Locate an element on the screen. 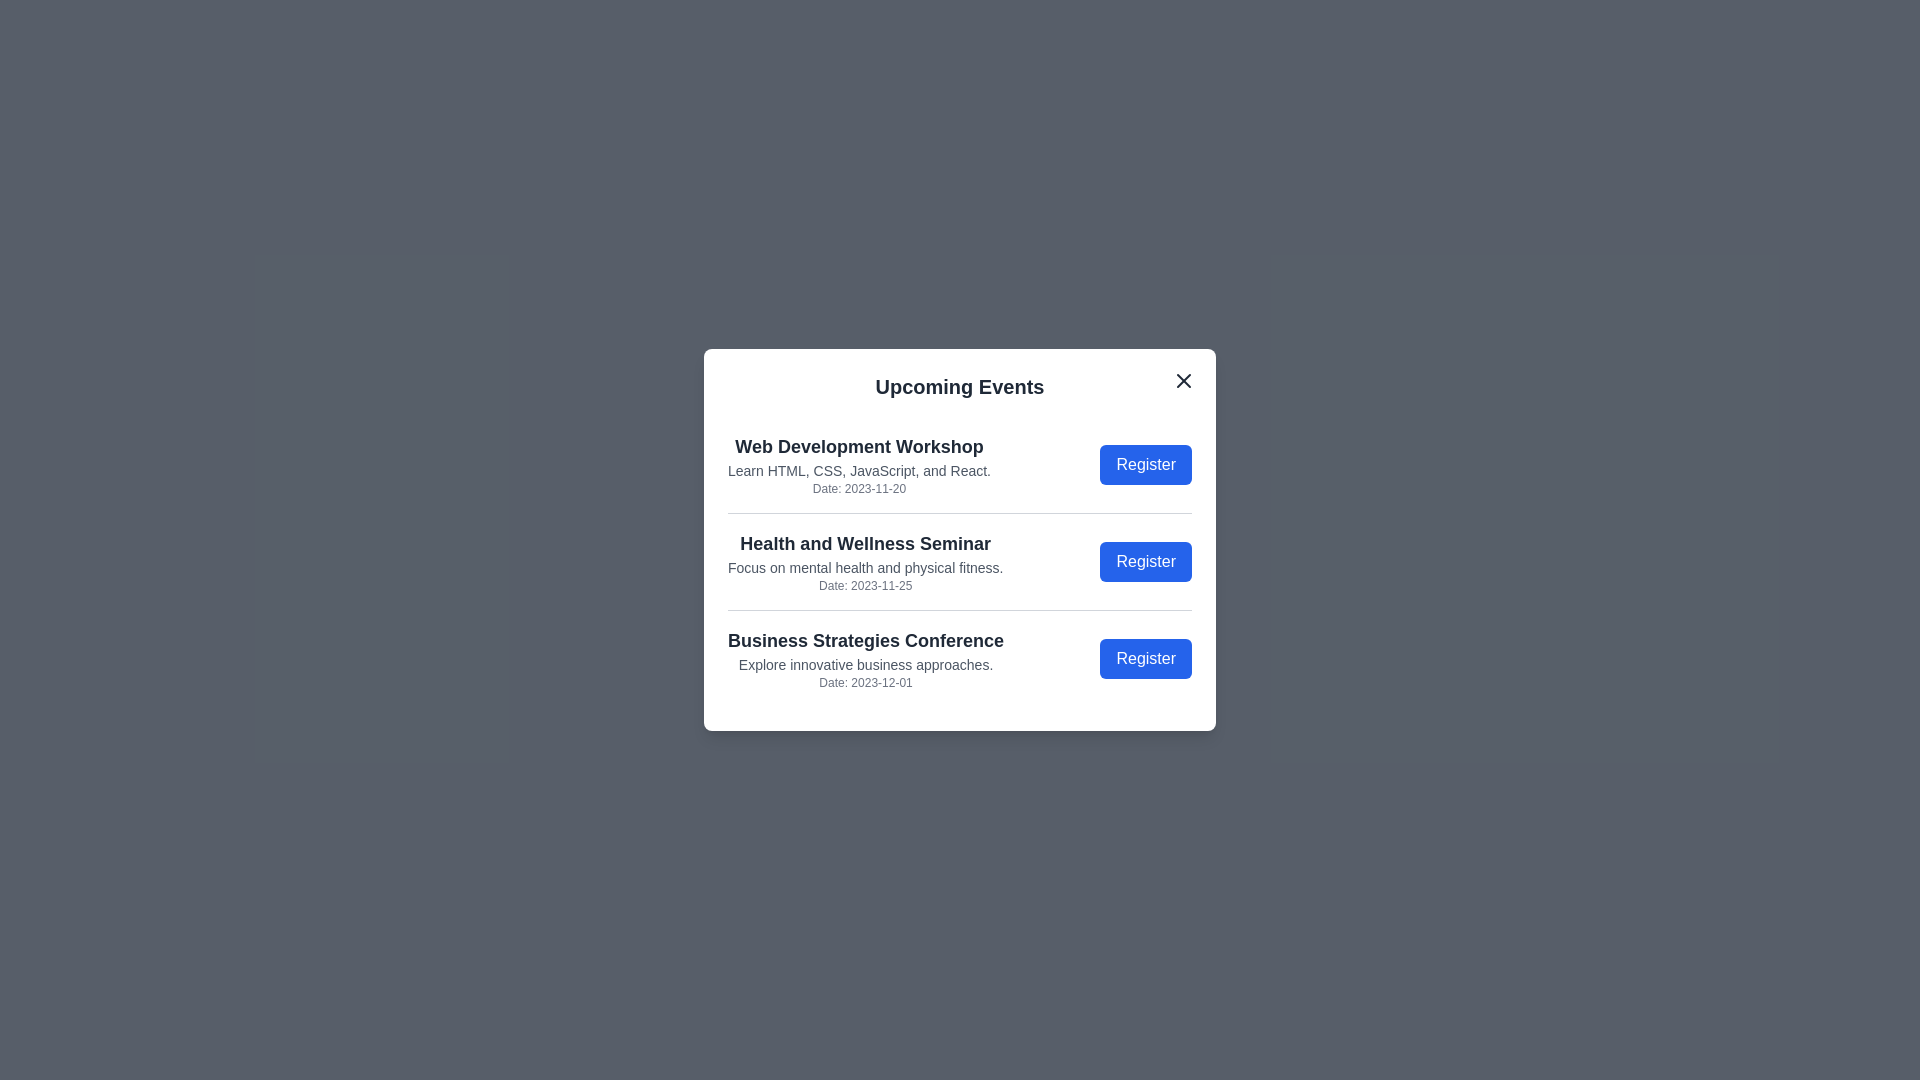 Image resolution: width=1920 pixels, height=1080 pixels. 'Register' button for the event 'Health and Wellness Seminar' is located at coordinates (1146, 562).